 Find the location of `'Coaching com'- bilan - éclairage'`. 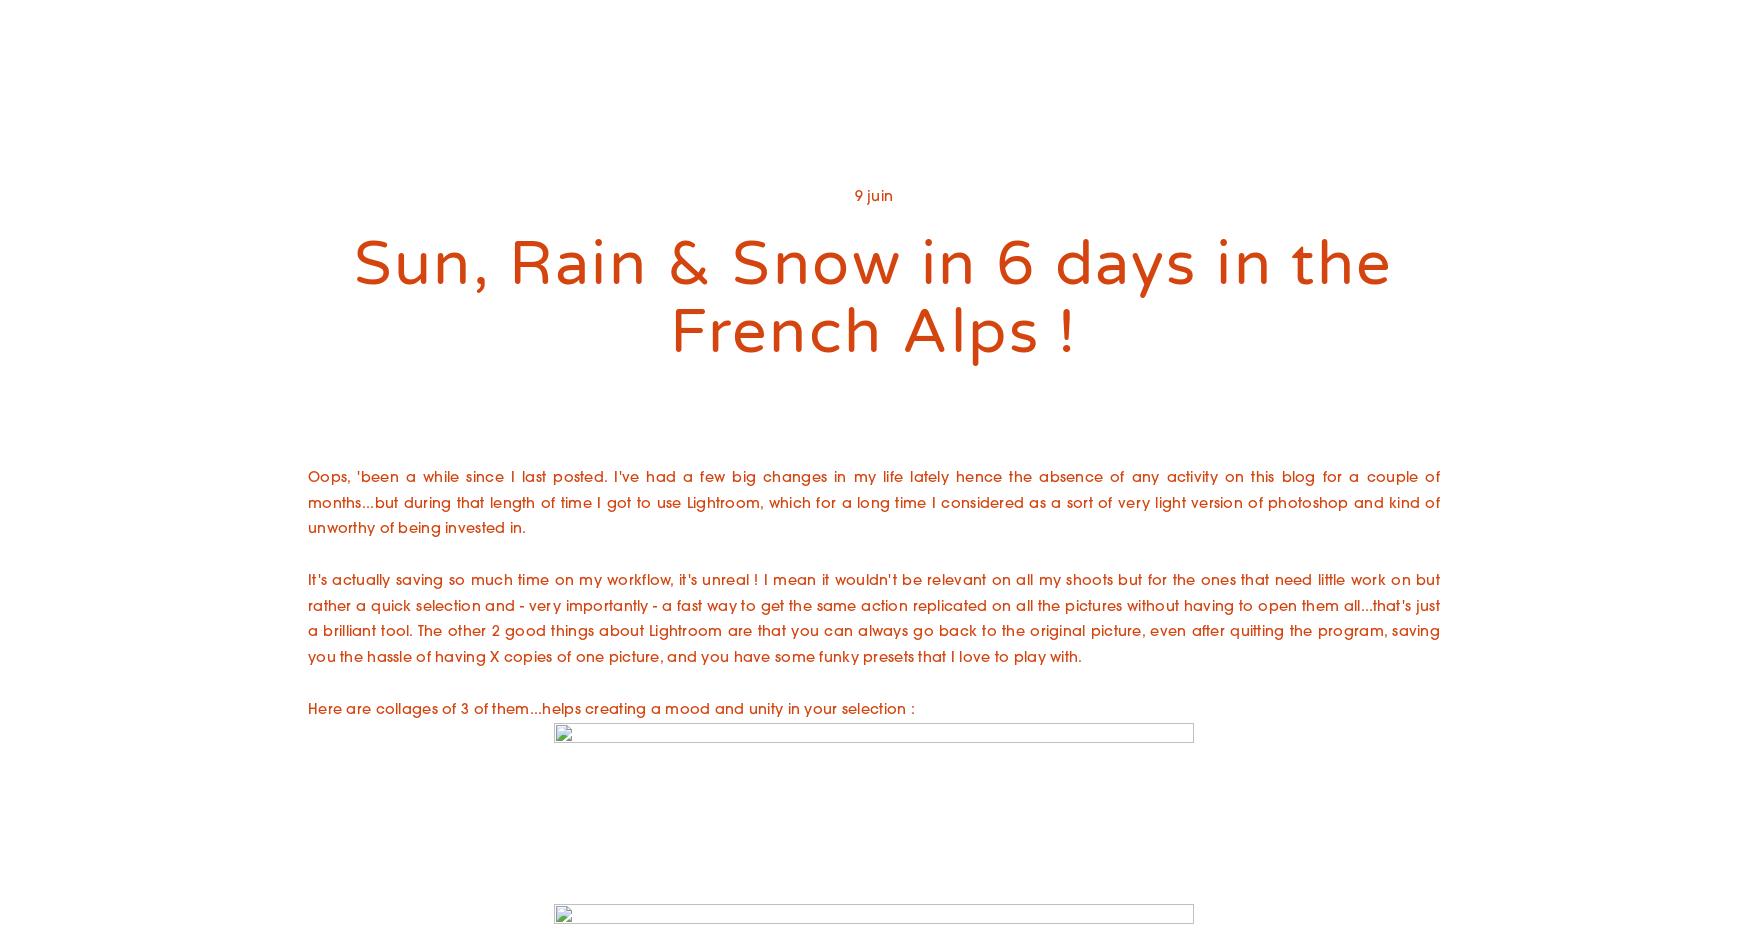

'Coaching com'- bilan - éclairage' is located at coordinates (718, 209).